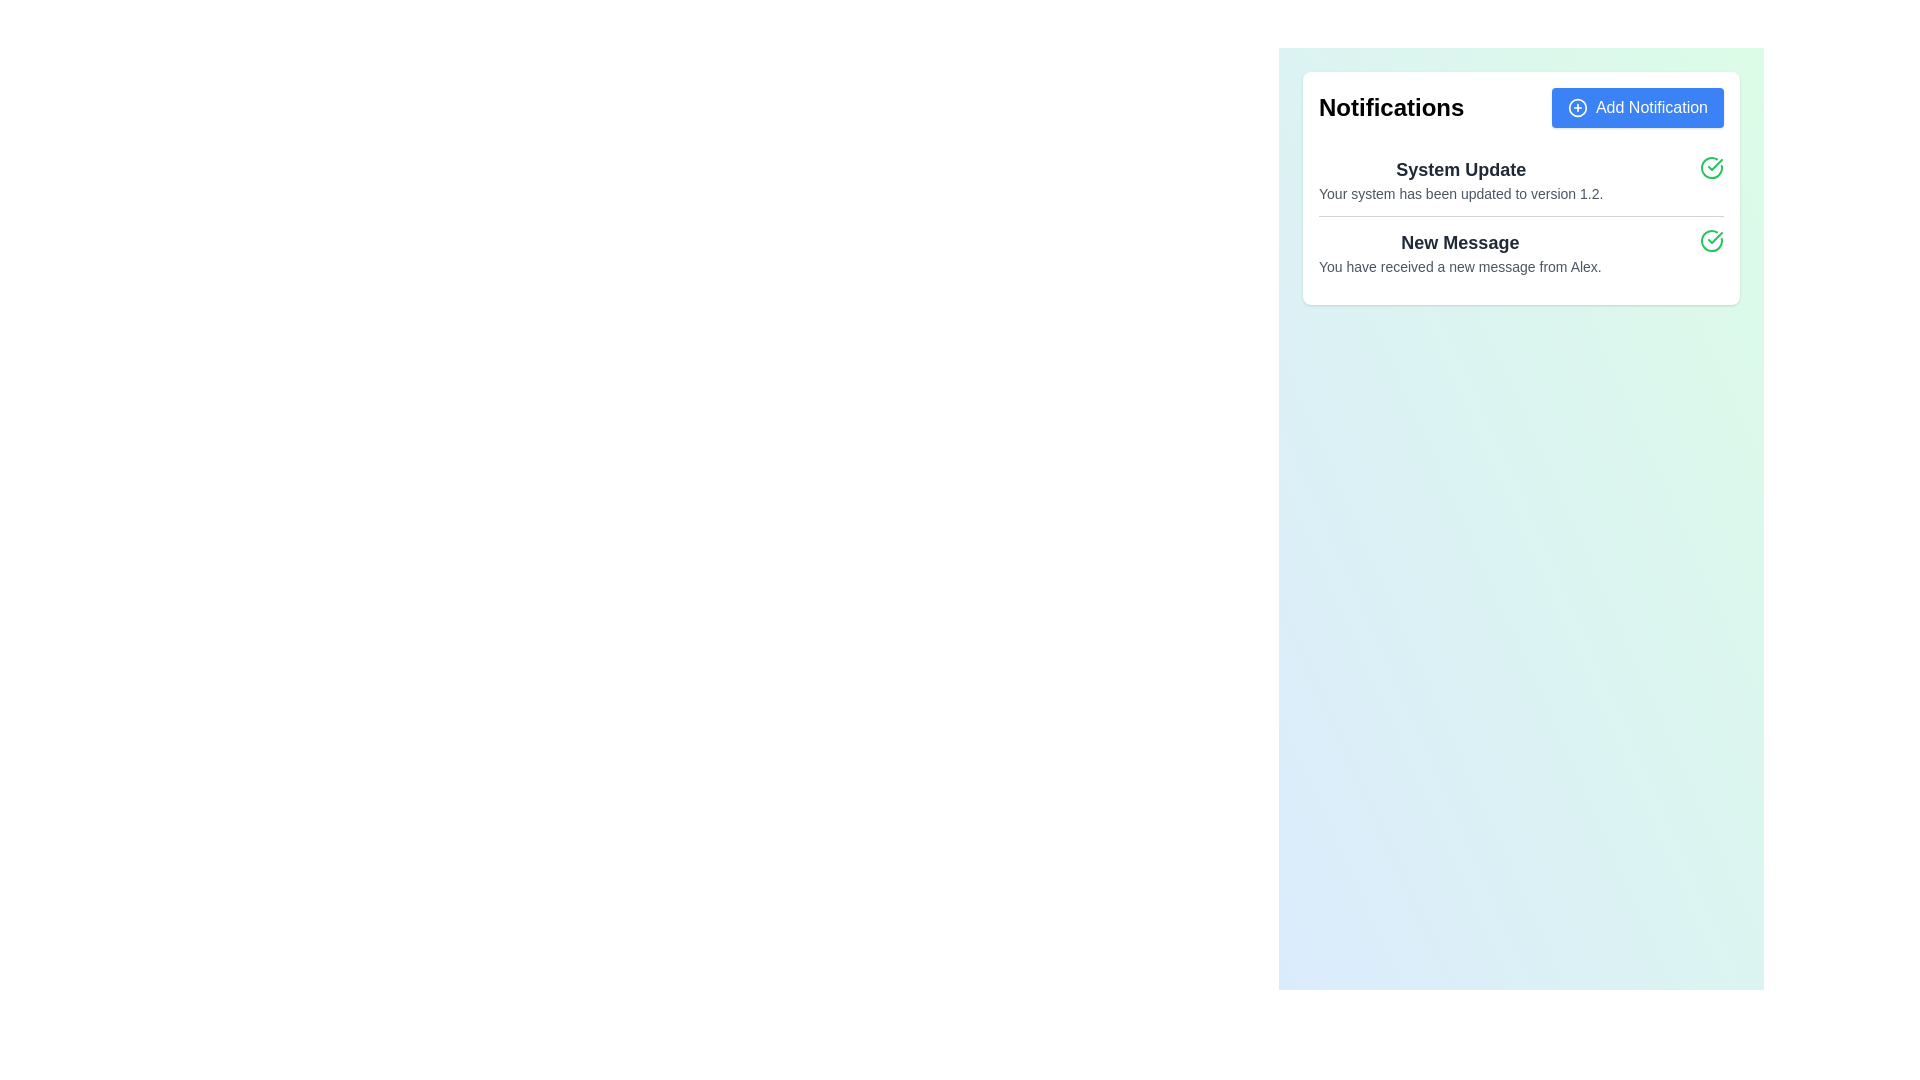 Image resolution: width=1920 pixels, height=1080 pixels. I want to click on the circular icon with a plus symbol inside, located to the immediate left of the text 'Add Notification' within the 'Add Notification' button at the top-right corner of the notification panel, so click(1576, 108).